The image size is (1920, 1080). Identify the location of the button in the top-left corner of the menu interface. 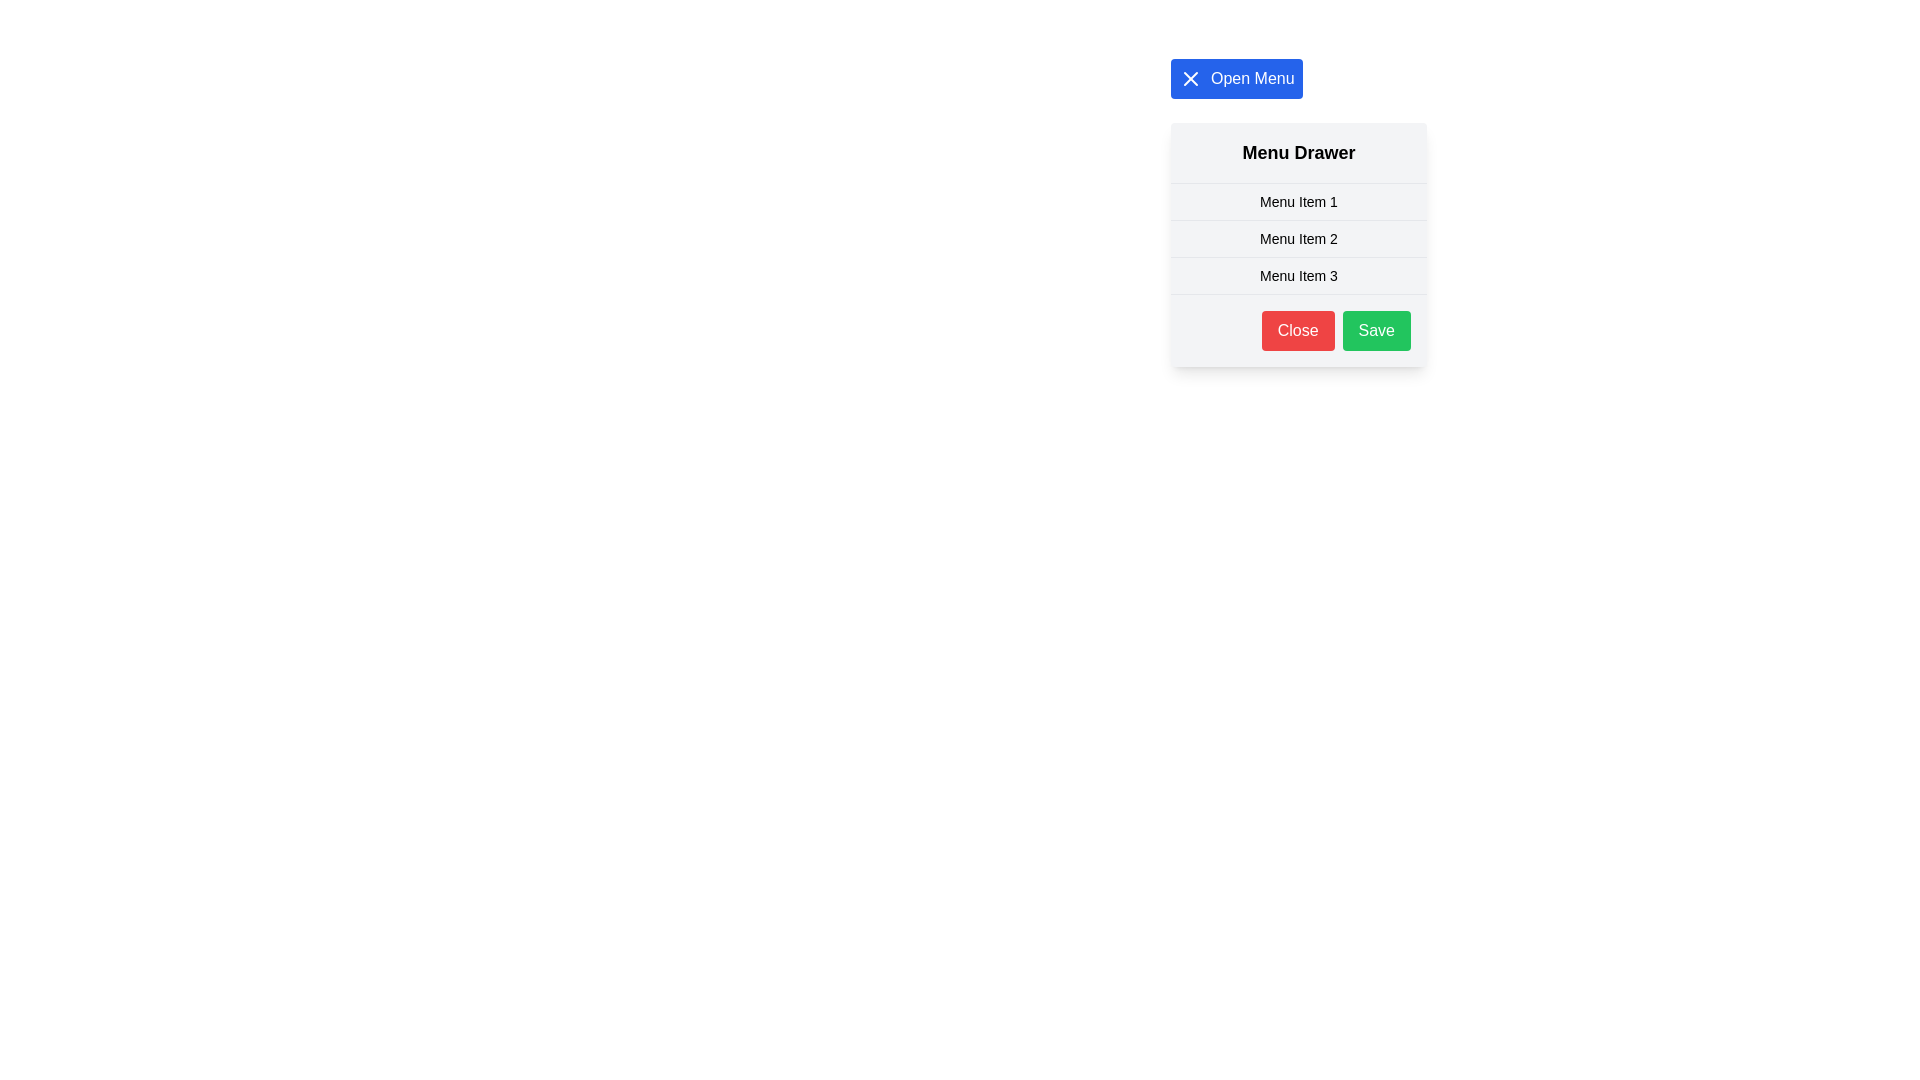
(1235, 77).